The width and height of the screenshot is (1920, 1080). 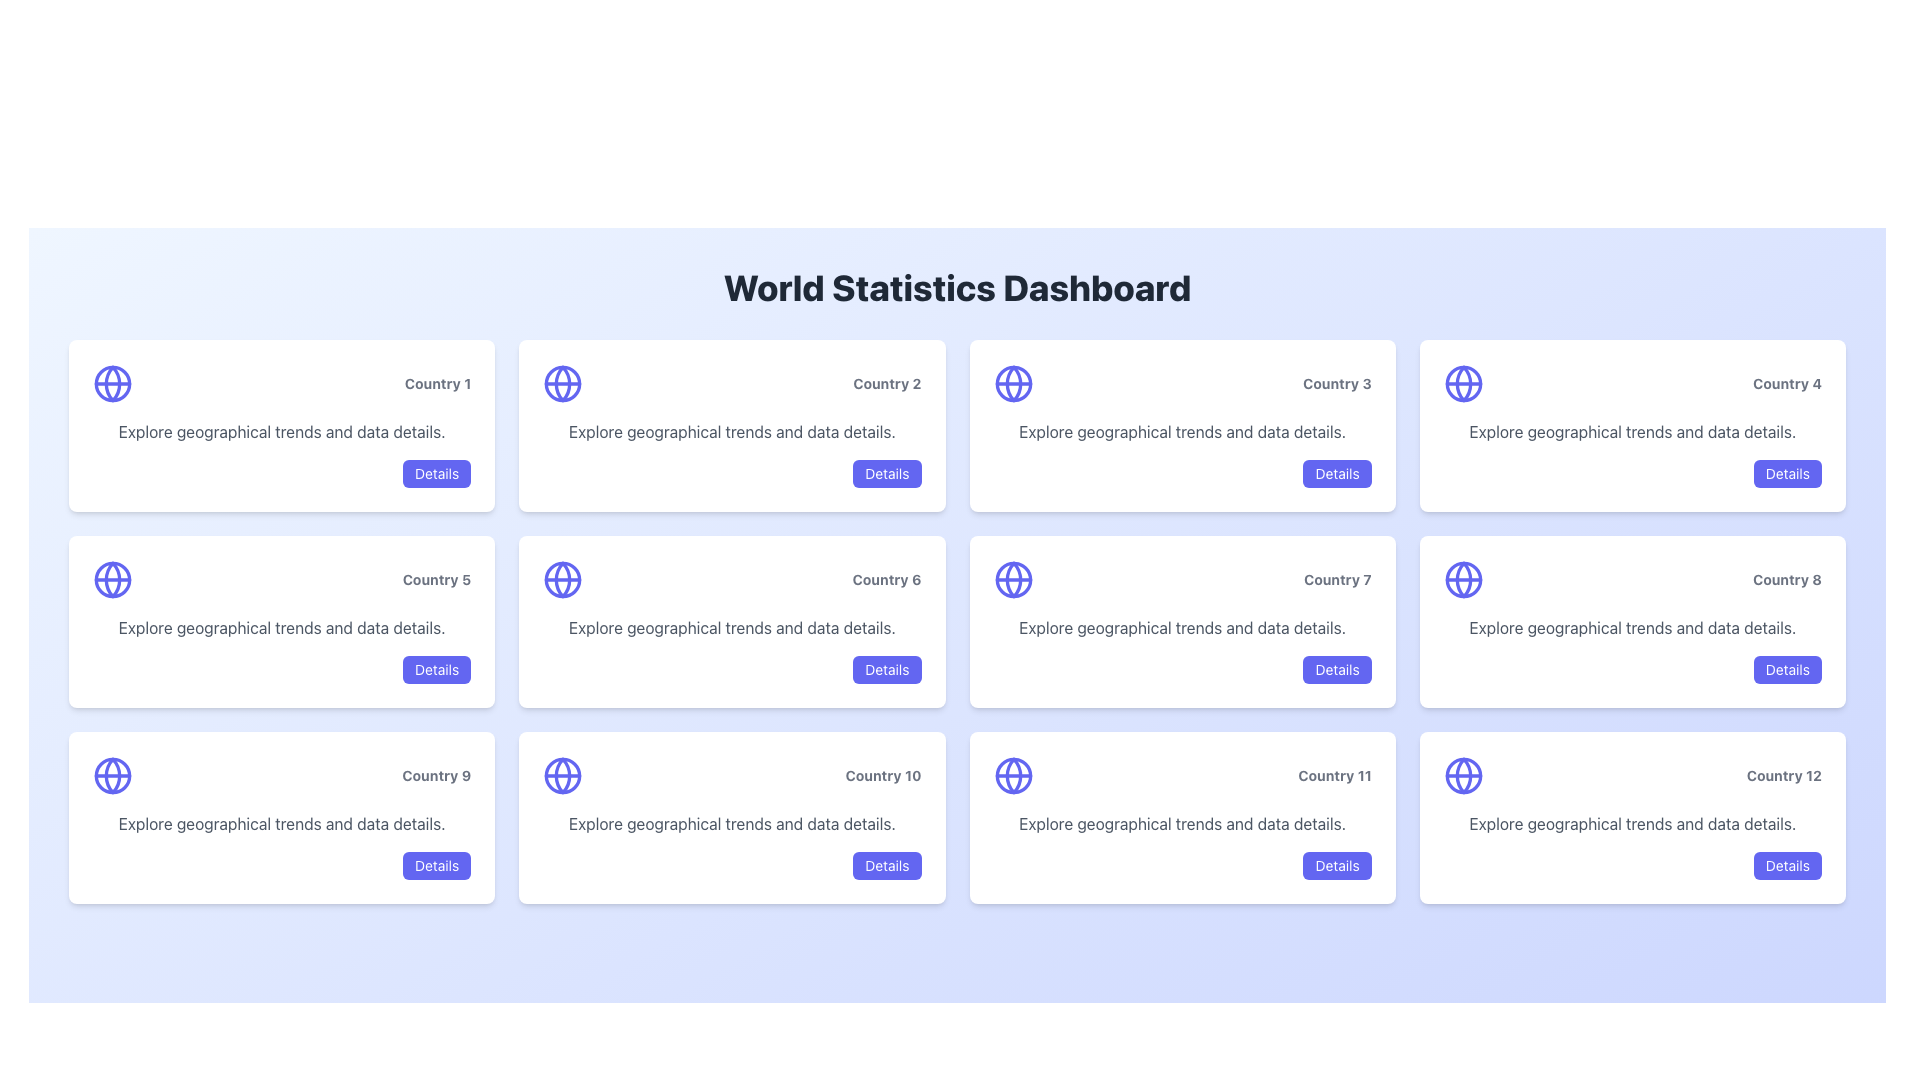 What do you see at coordinates (956, 288) in the screenshot?
I see `title text element located at the top of the page, which provides insight into the content and purpose of the page` at bounding box center [956, 288].